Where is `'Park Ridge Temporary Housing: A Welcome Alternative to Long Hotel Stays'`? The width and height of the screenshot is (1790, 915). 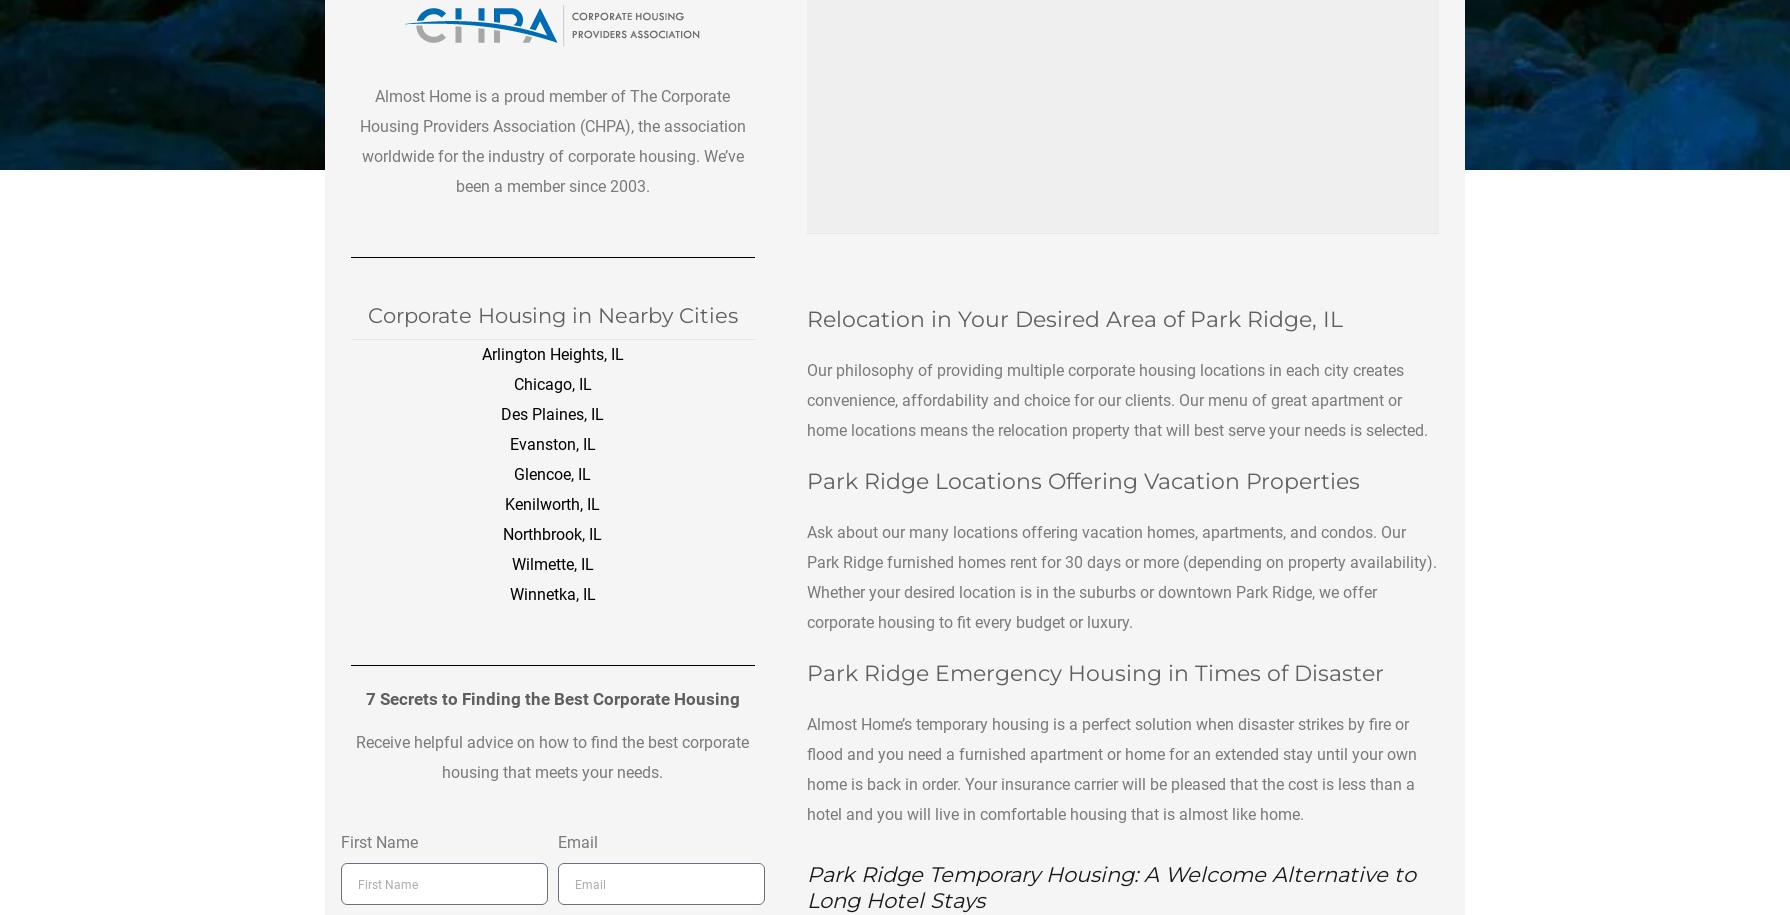
'Park Ridge Temporary Housing: A Welcome Alternative to Long Hotel Stays' is located at coordinates (1110, 885).